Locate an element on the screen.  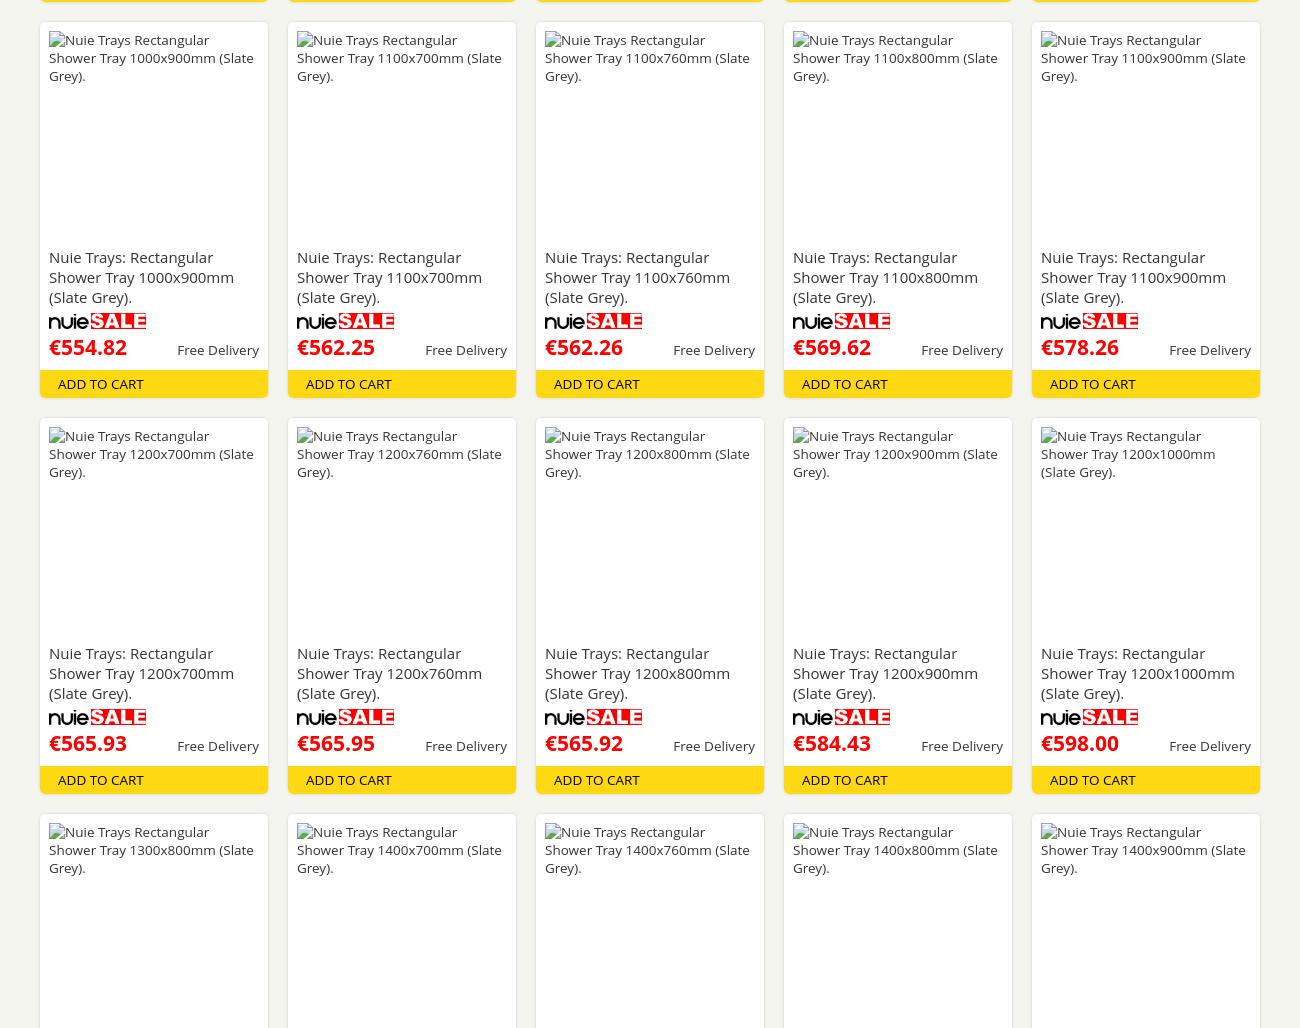
'Nuie Trays: Rectangular Shower Tray 1100x700mm (Slate Grey).' is located at coordinates (389, 277).